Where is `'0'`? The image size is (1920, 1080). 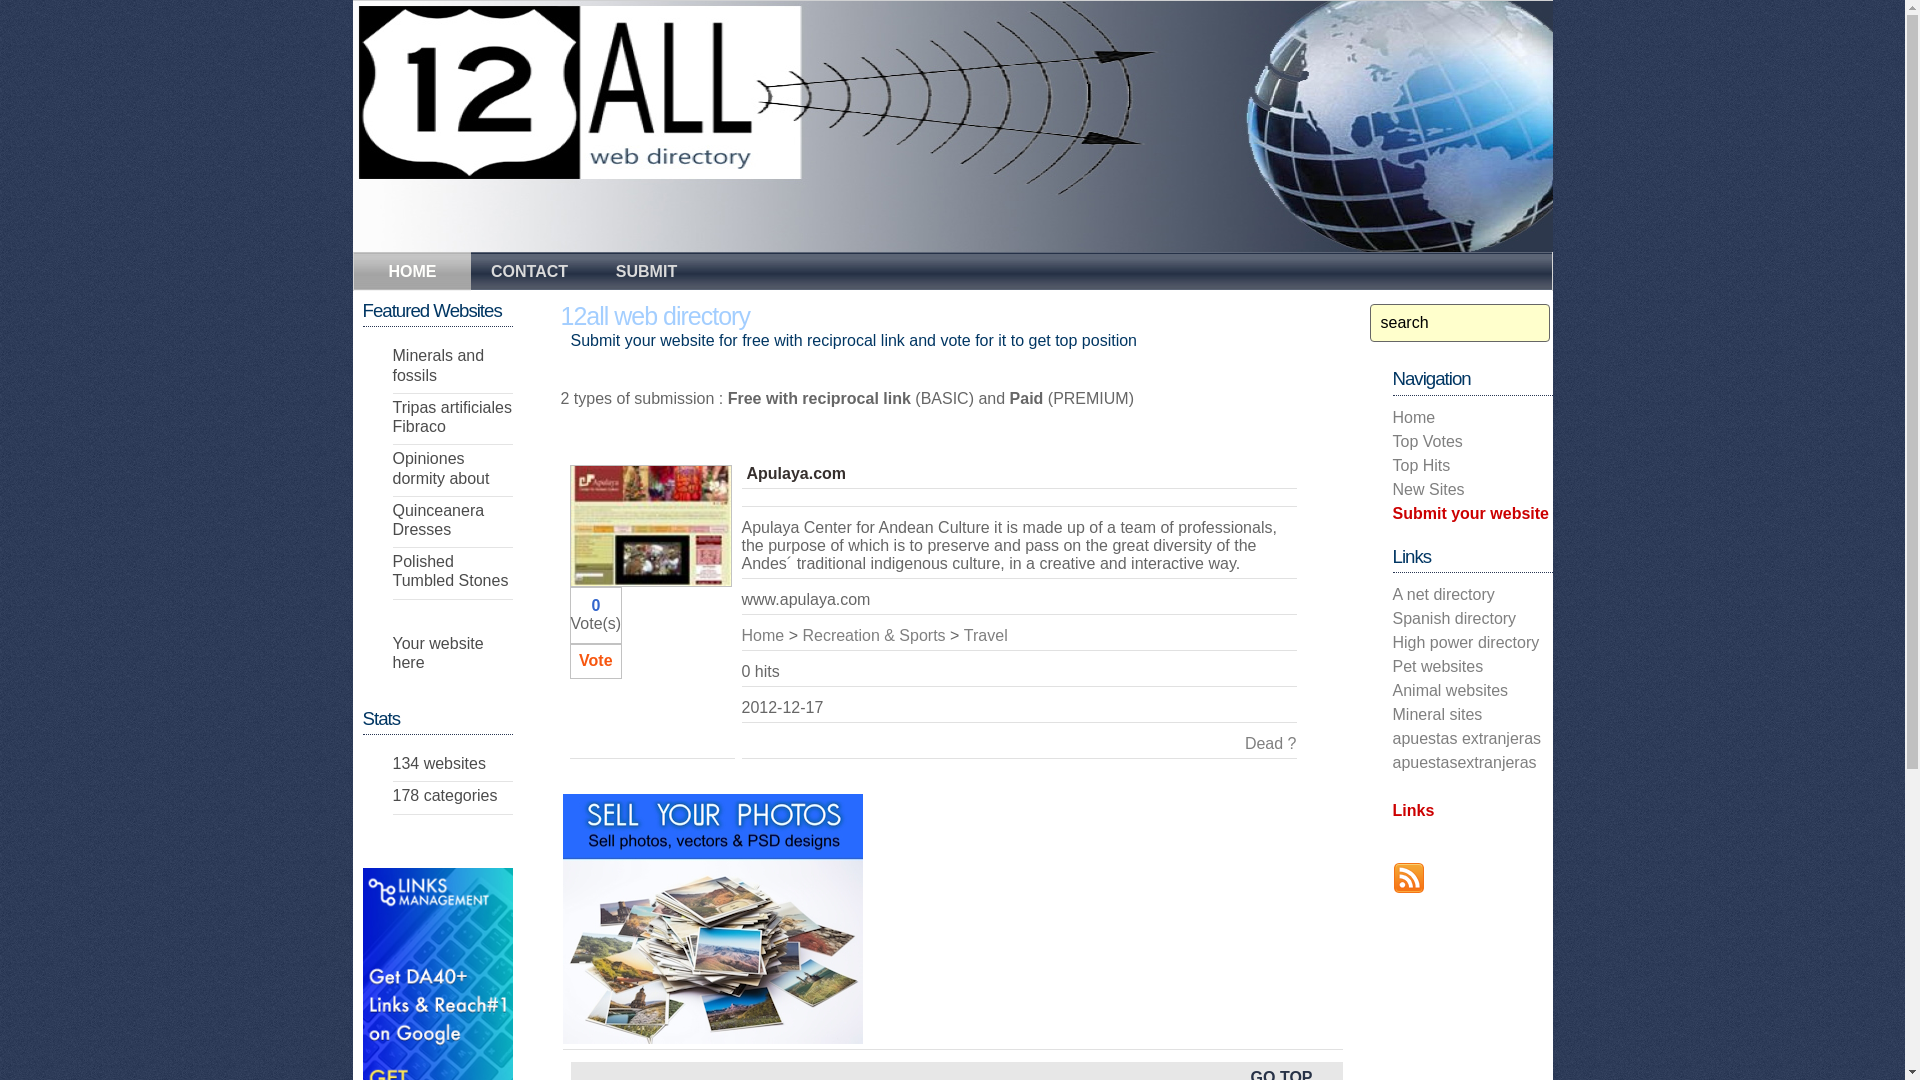 '0' is located at coordinates (594, 604).